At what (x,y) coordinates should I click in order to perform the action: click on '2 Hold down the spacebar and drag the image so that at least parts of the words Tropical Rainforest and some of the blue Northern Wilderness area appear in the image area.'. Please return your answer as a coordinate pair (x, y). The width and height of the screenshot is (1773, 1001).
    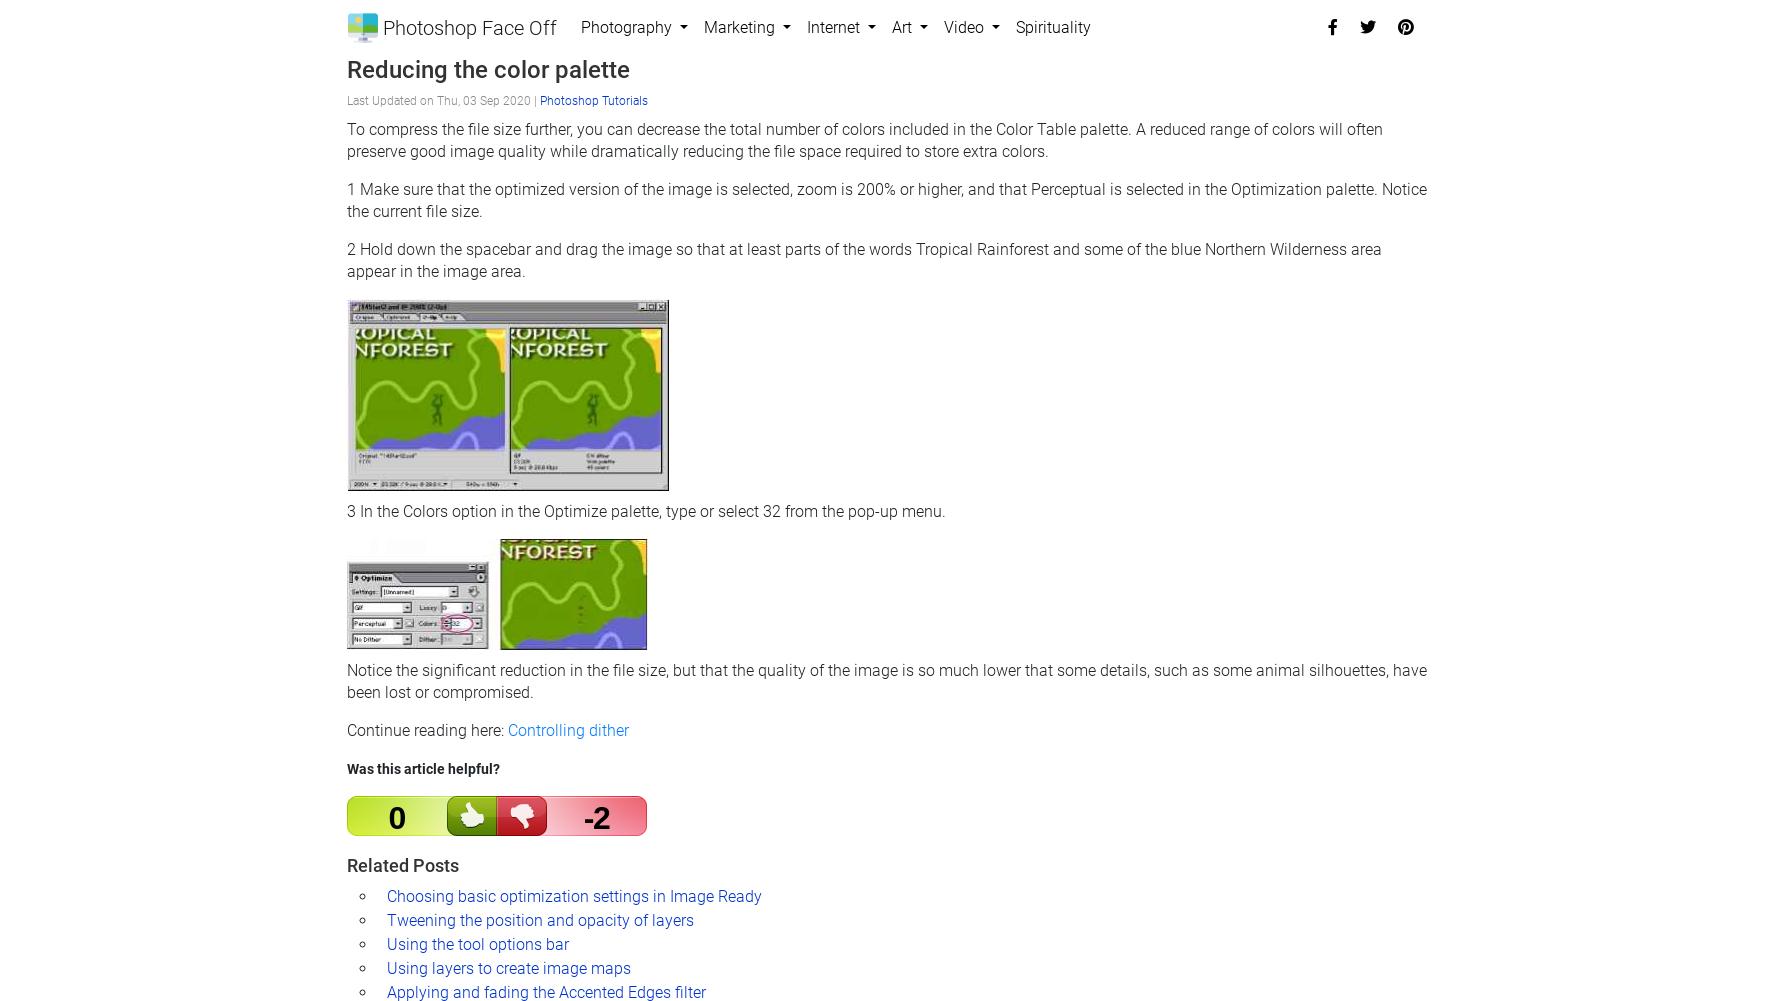
    Looking at the image, I should click on (345, 258).